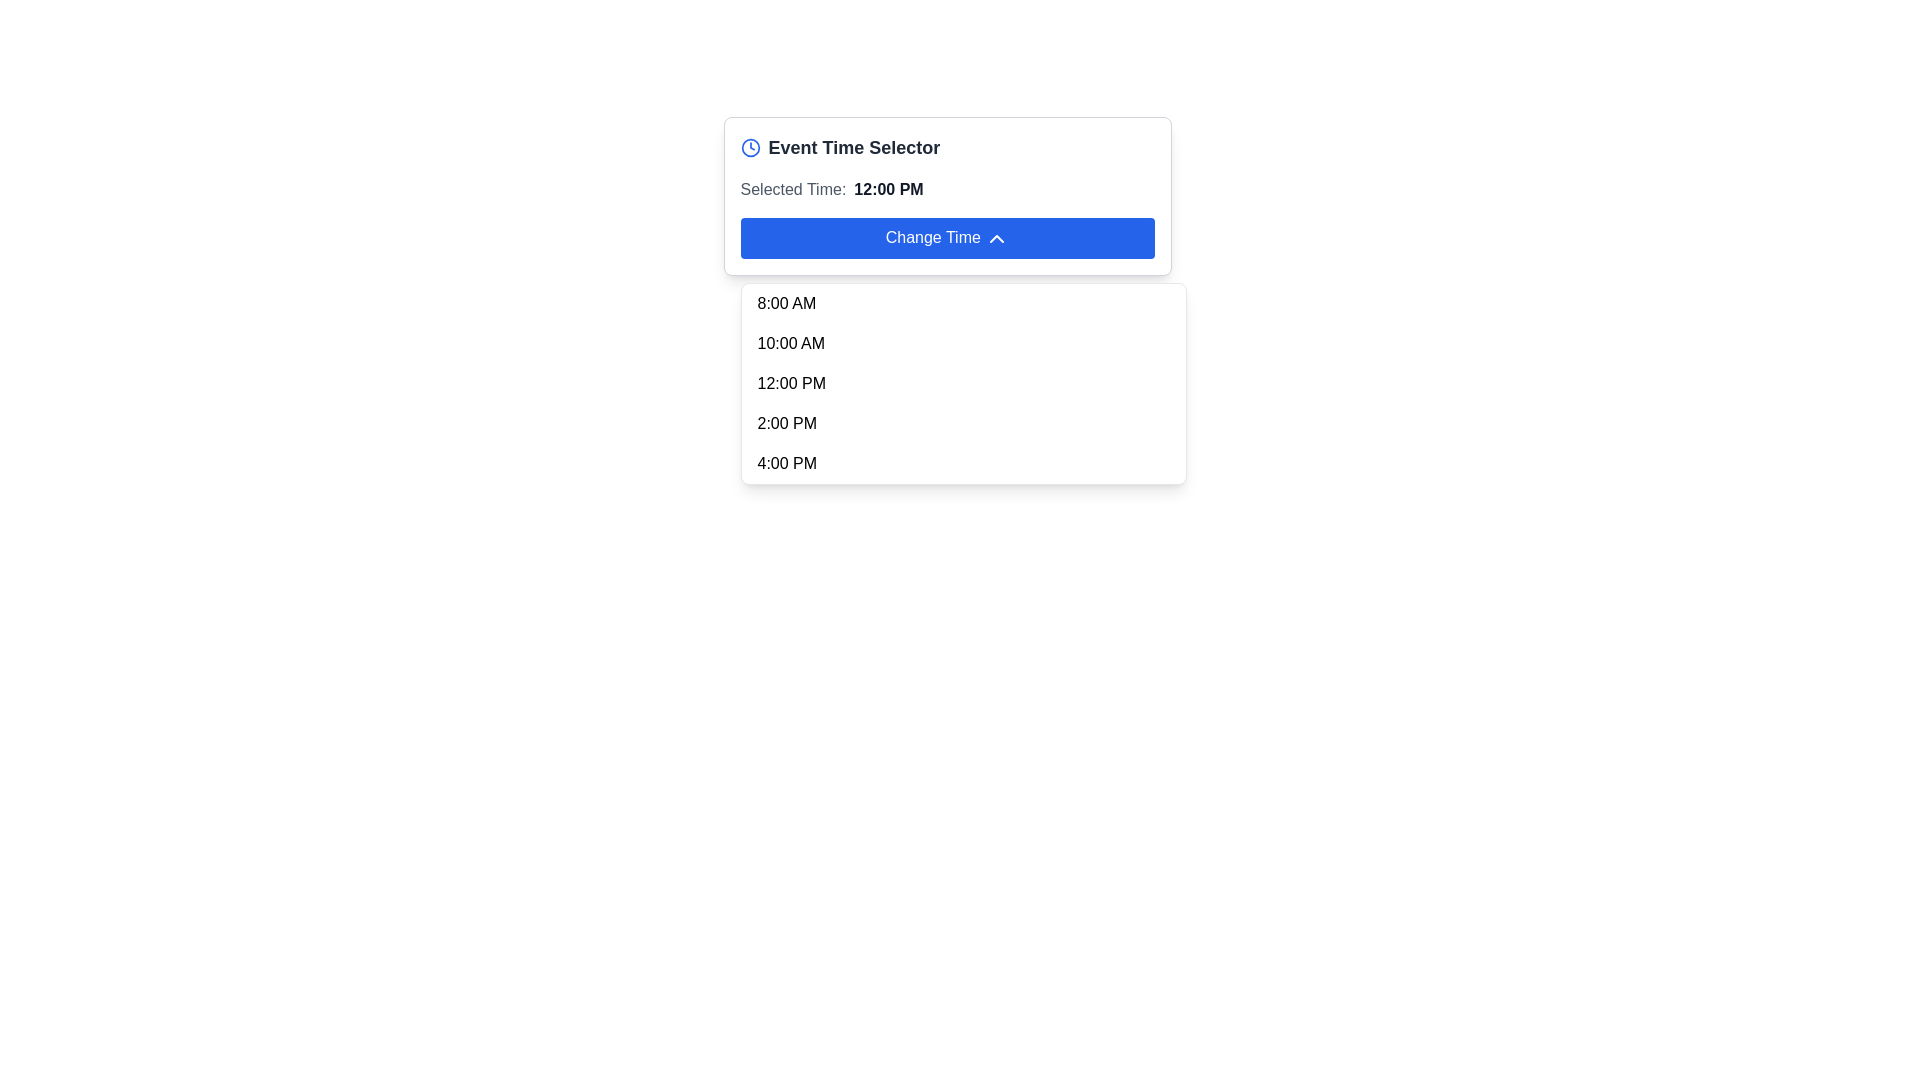 The height and width of the screenshot is (1080, 1920). What do you see at coordinates (749, 146) in the screenshot?
I see `the blue circular clock icon located to the left of the 'Event Time Selector' title text` at bounding box center [749, 146].